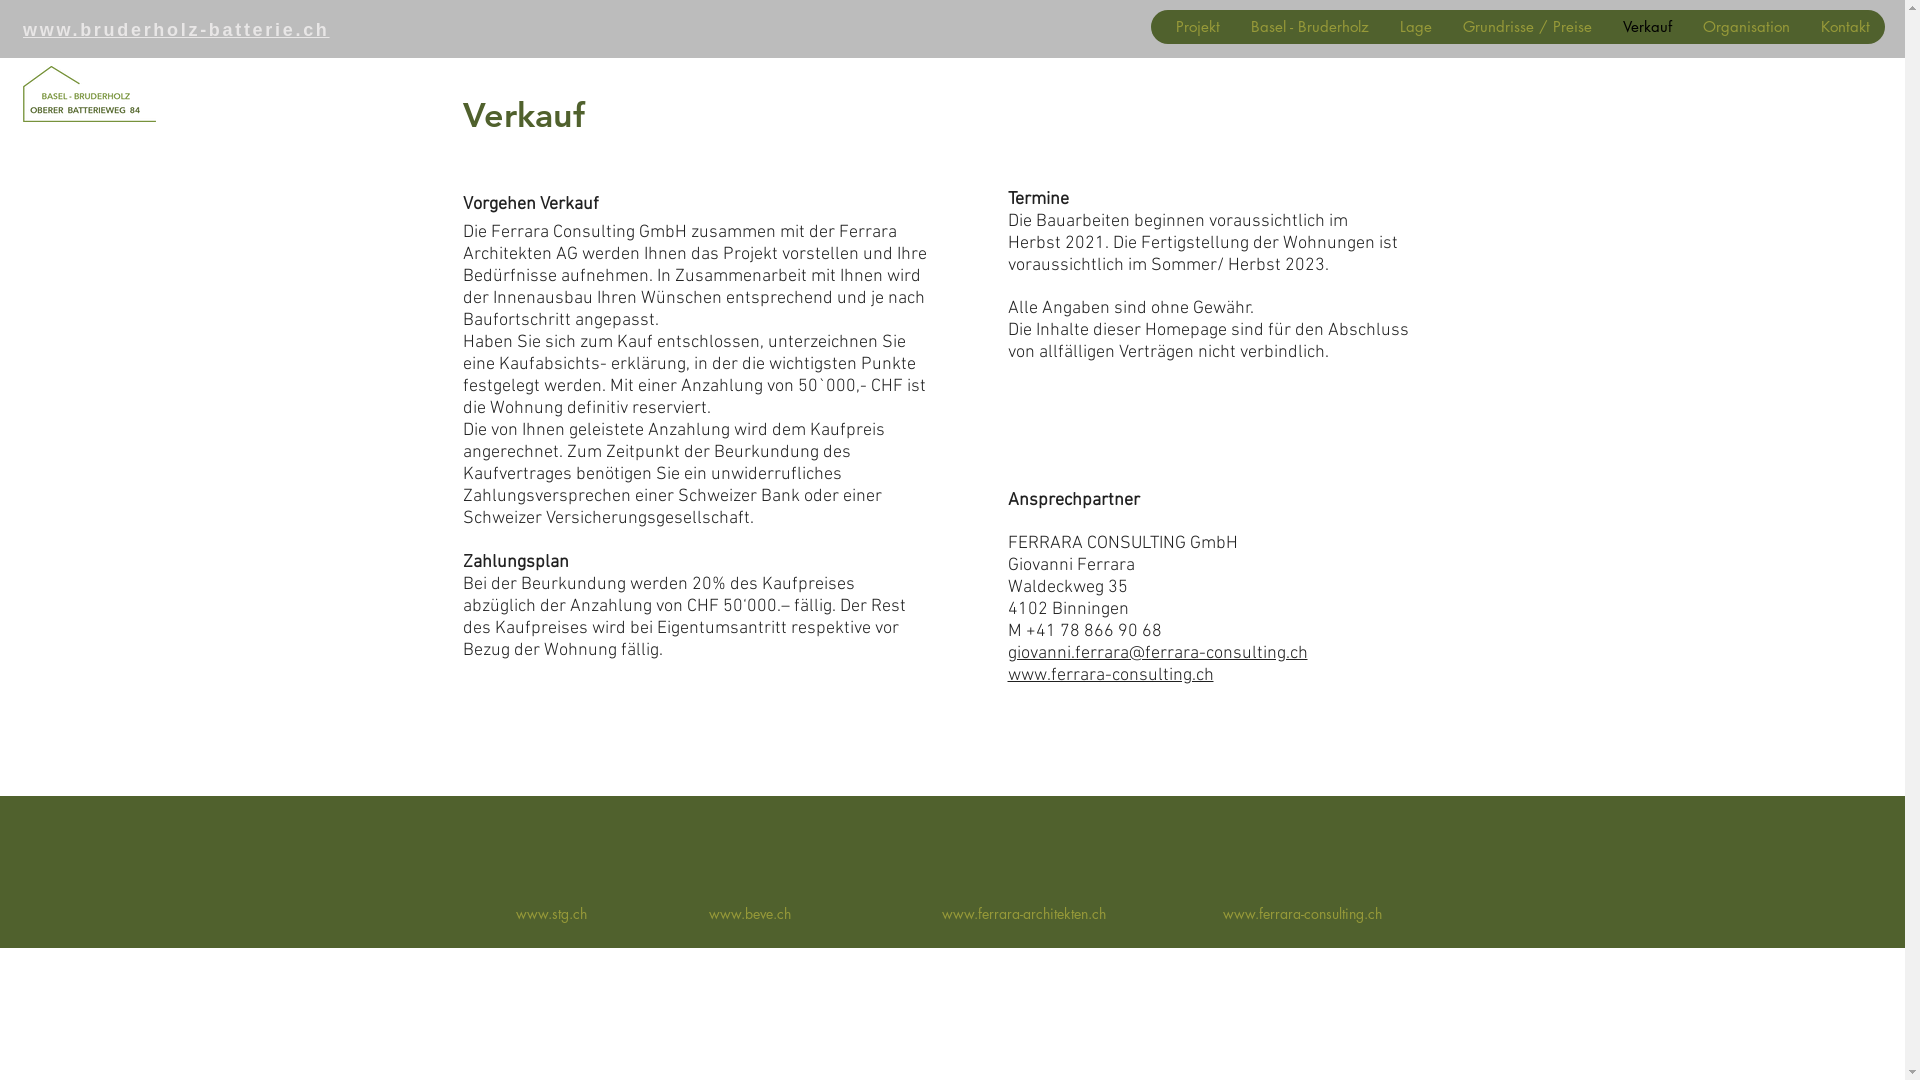 Image resolution: width=1920 pixels, height=1080 pixels. What do you see at coordinates (1233, 27) in the screenshot?
I see `'Basel - Bruderholz'` at bounding box center [1233, 27].